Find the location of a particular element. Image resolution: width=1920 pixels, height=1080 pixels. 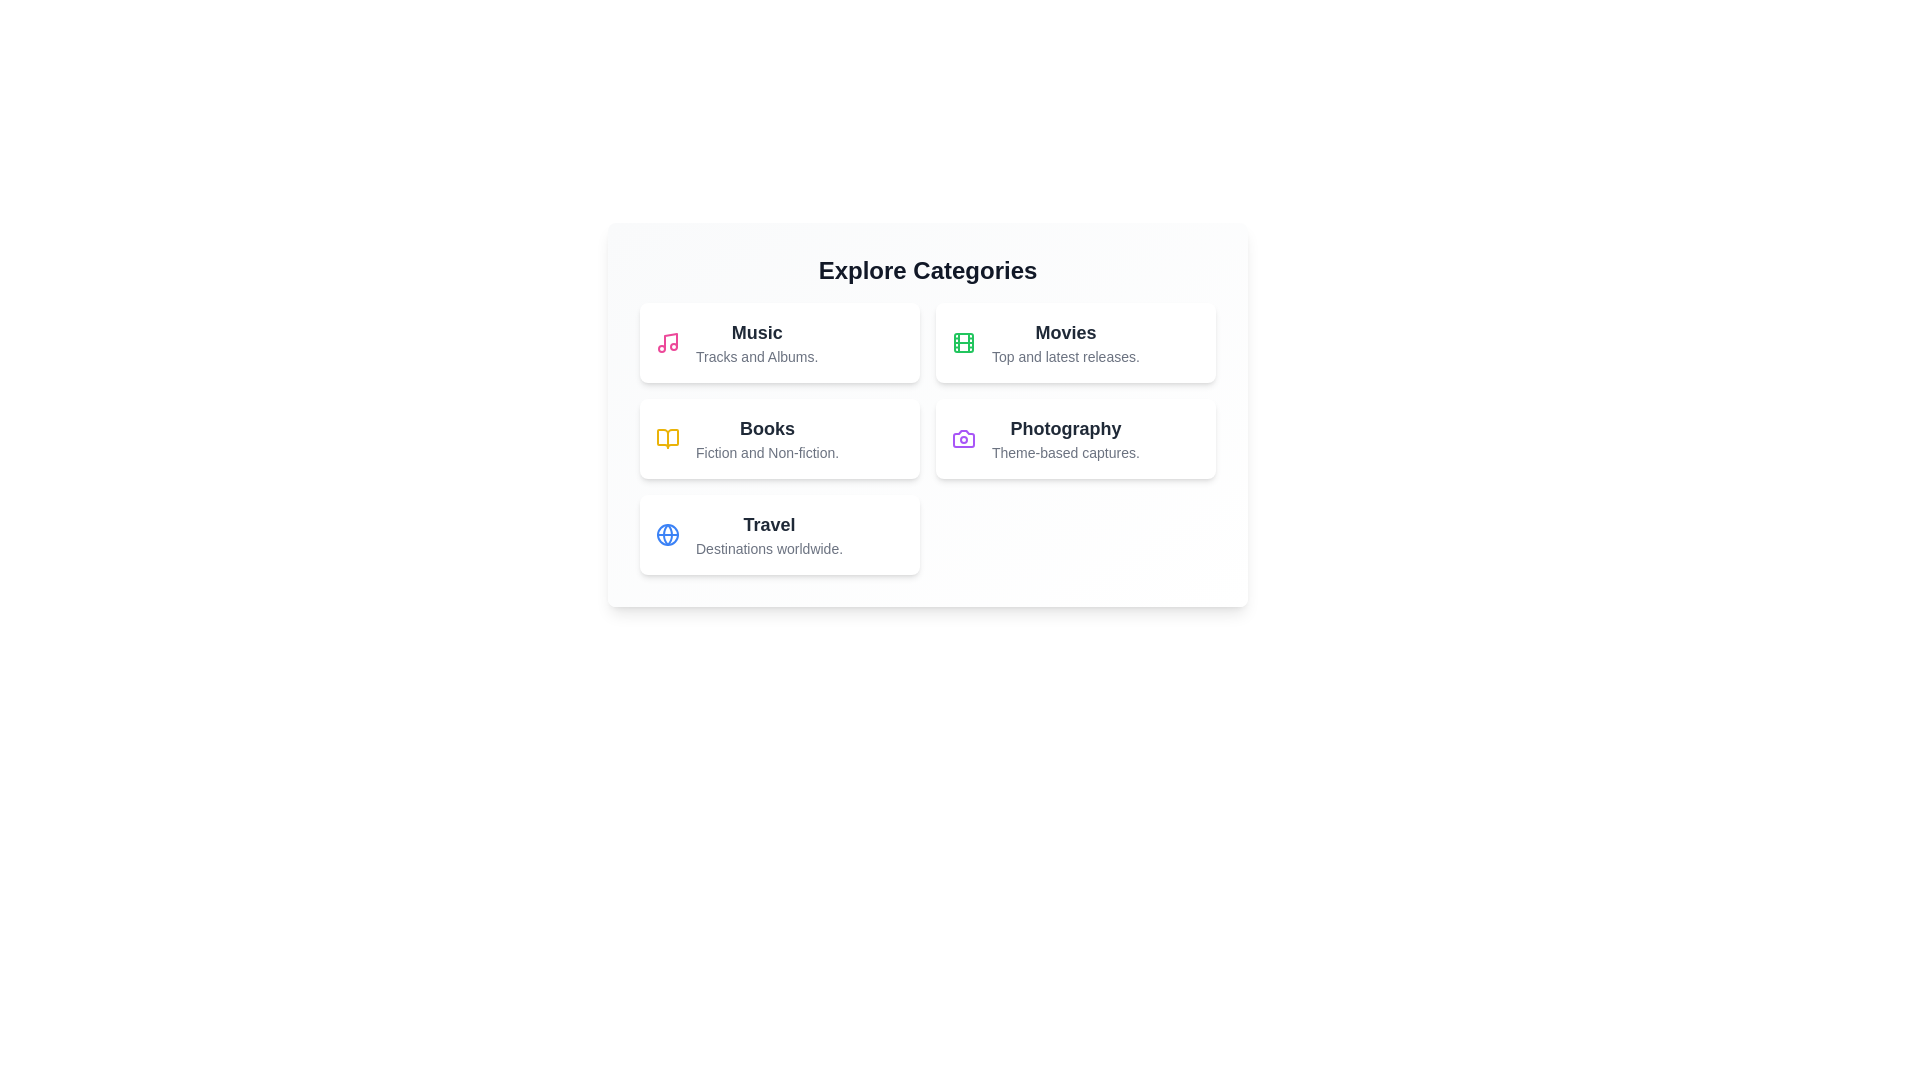

the category card corresponding to Travel is located at coordinates (778, 534).